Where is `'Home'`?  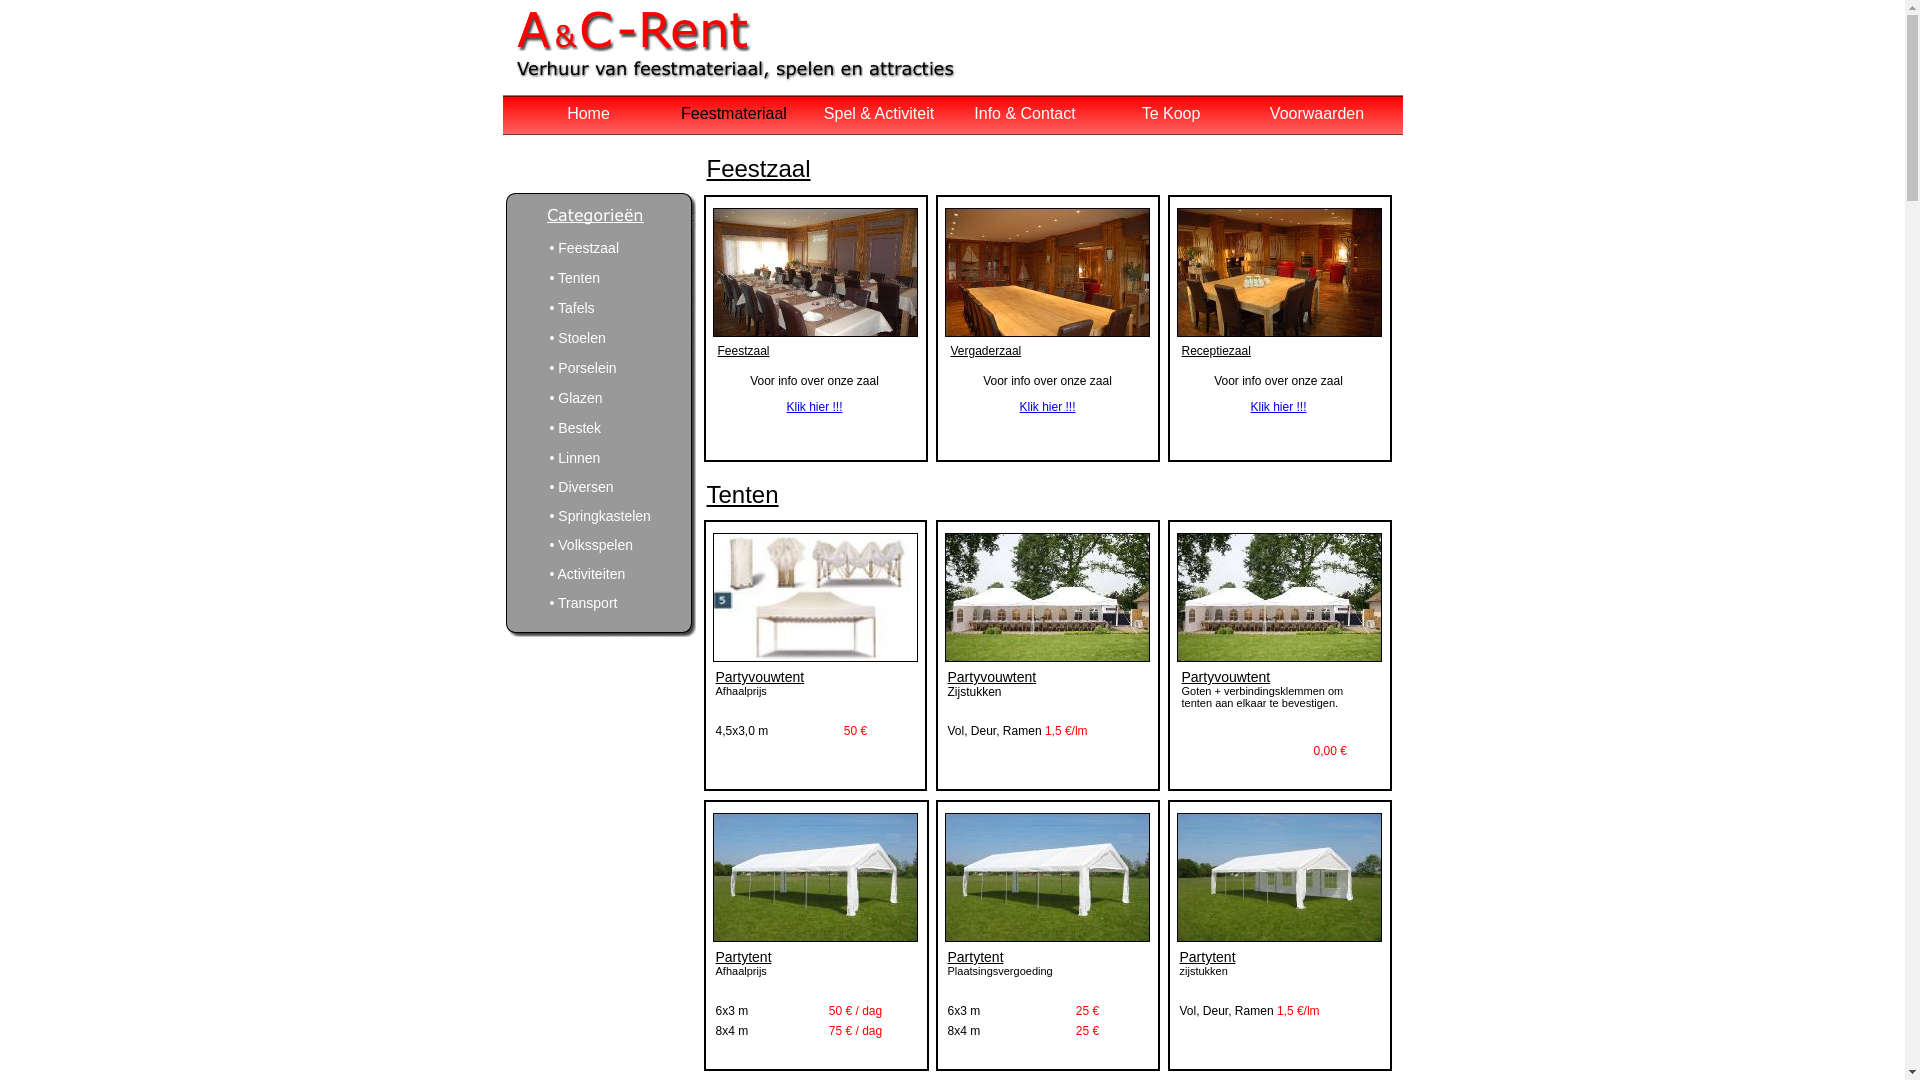 'Home' is located at coordinates (587, 113).